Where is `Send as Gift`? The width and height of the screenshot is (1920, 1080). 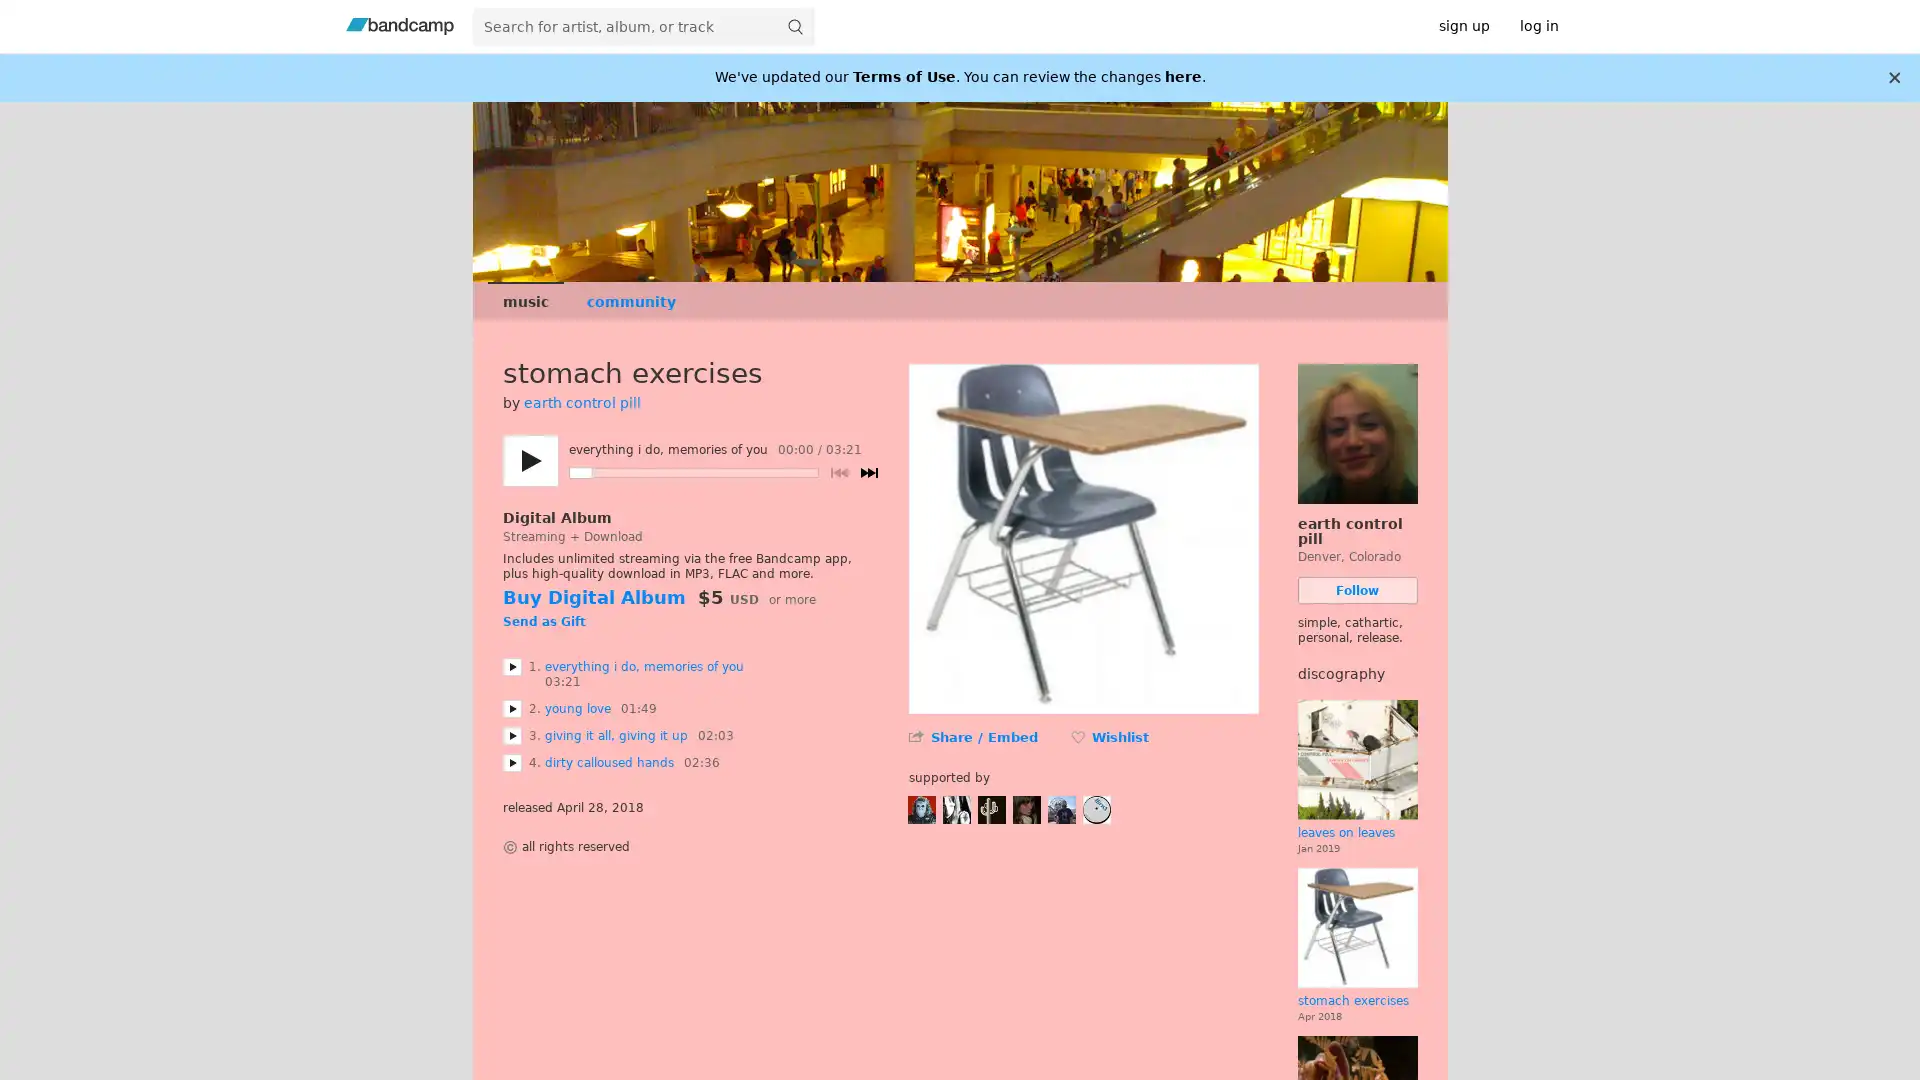
Send as Gift is located at coordinates (543, 622).